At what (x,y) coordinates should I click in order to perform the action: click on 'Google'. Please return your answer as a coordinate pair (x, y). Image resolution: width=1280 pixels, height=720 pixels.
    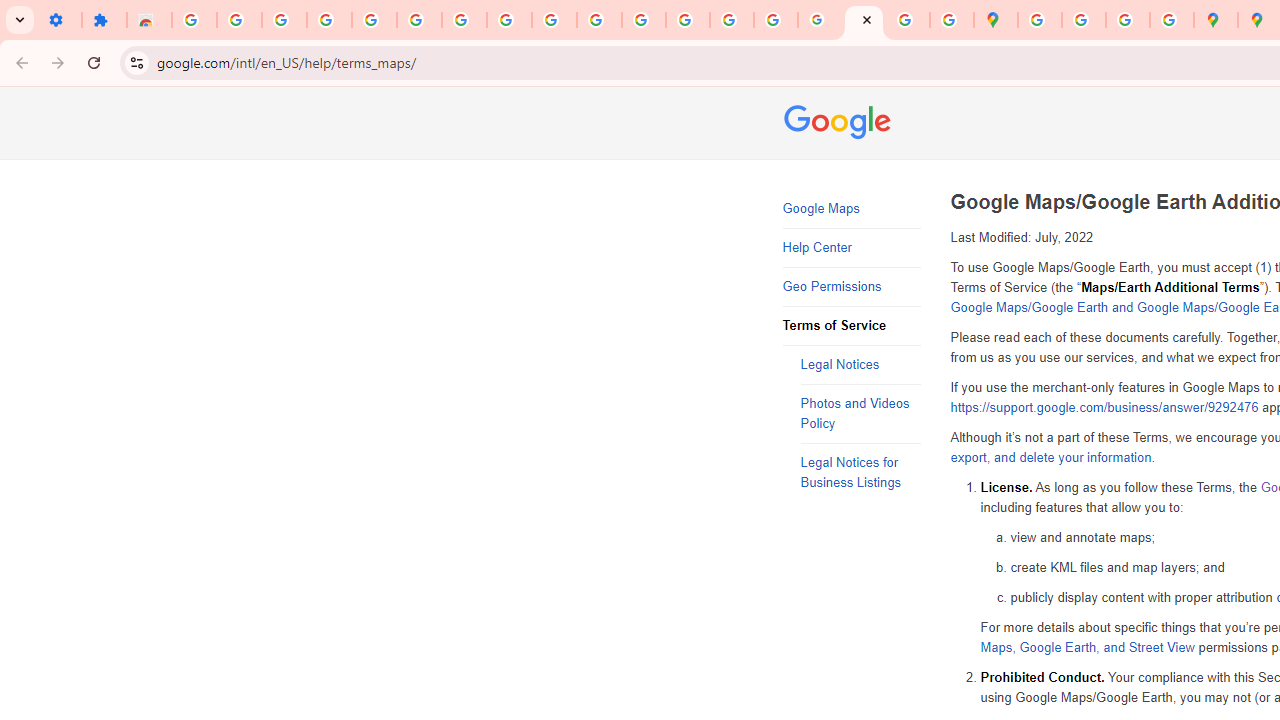
    Looking at the image, I should click on (840, 124).